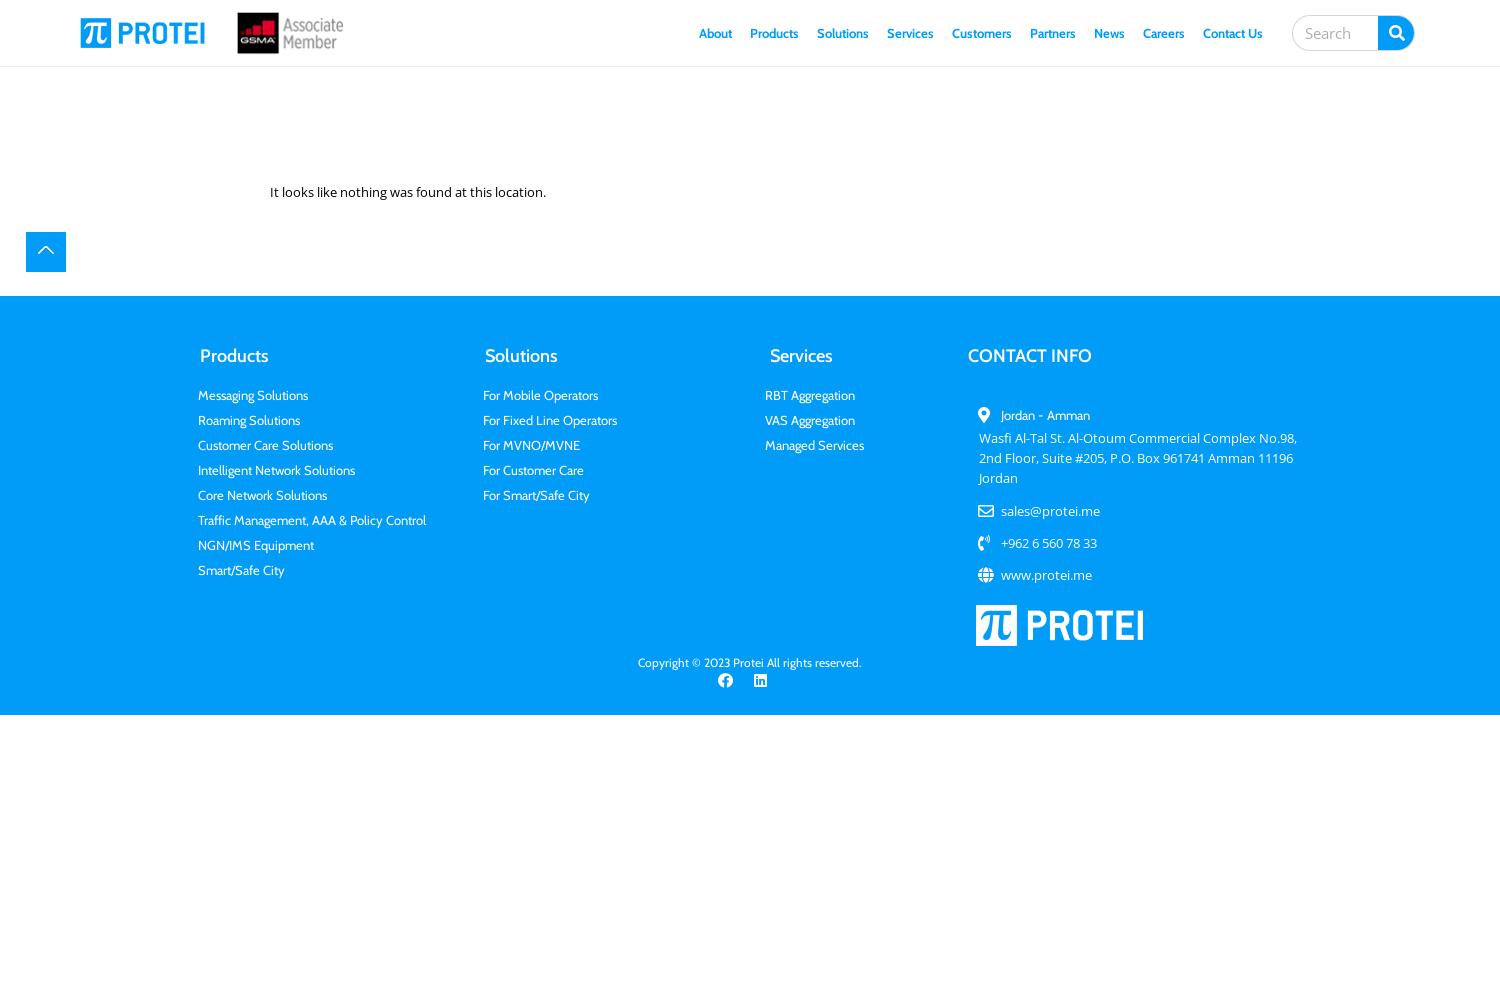 This screenshot has width=1500, height=1000. Describe the element at coordinates (1045, 573) in the screenshot. I see `'www.protei.me'` at that location.